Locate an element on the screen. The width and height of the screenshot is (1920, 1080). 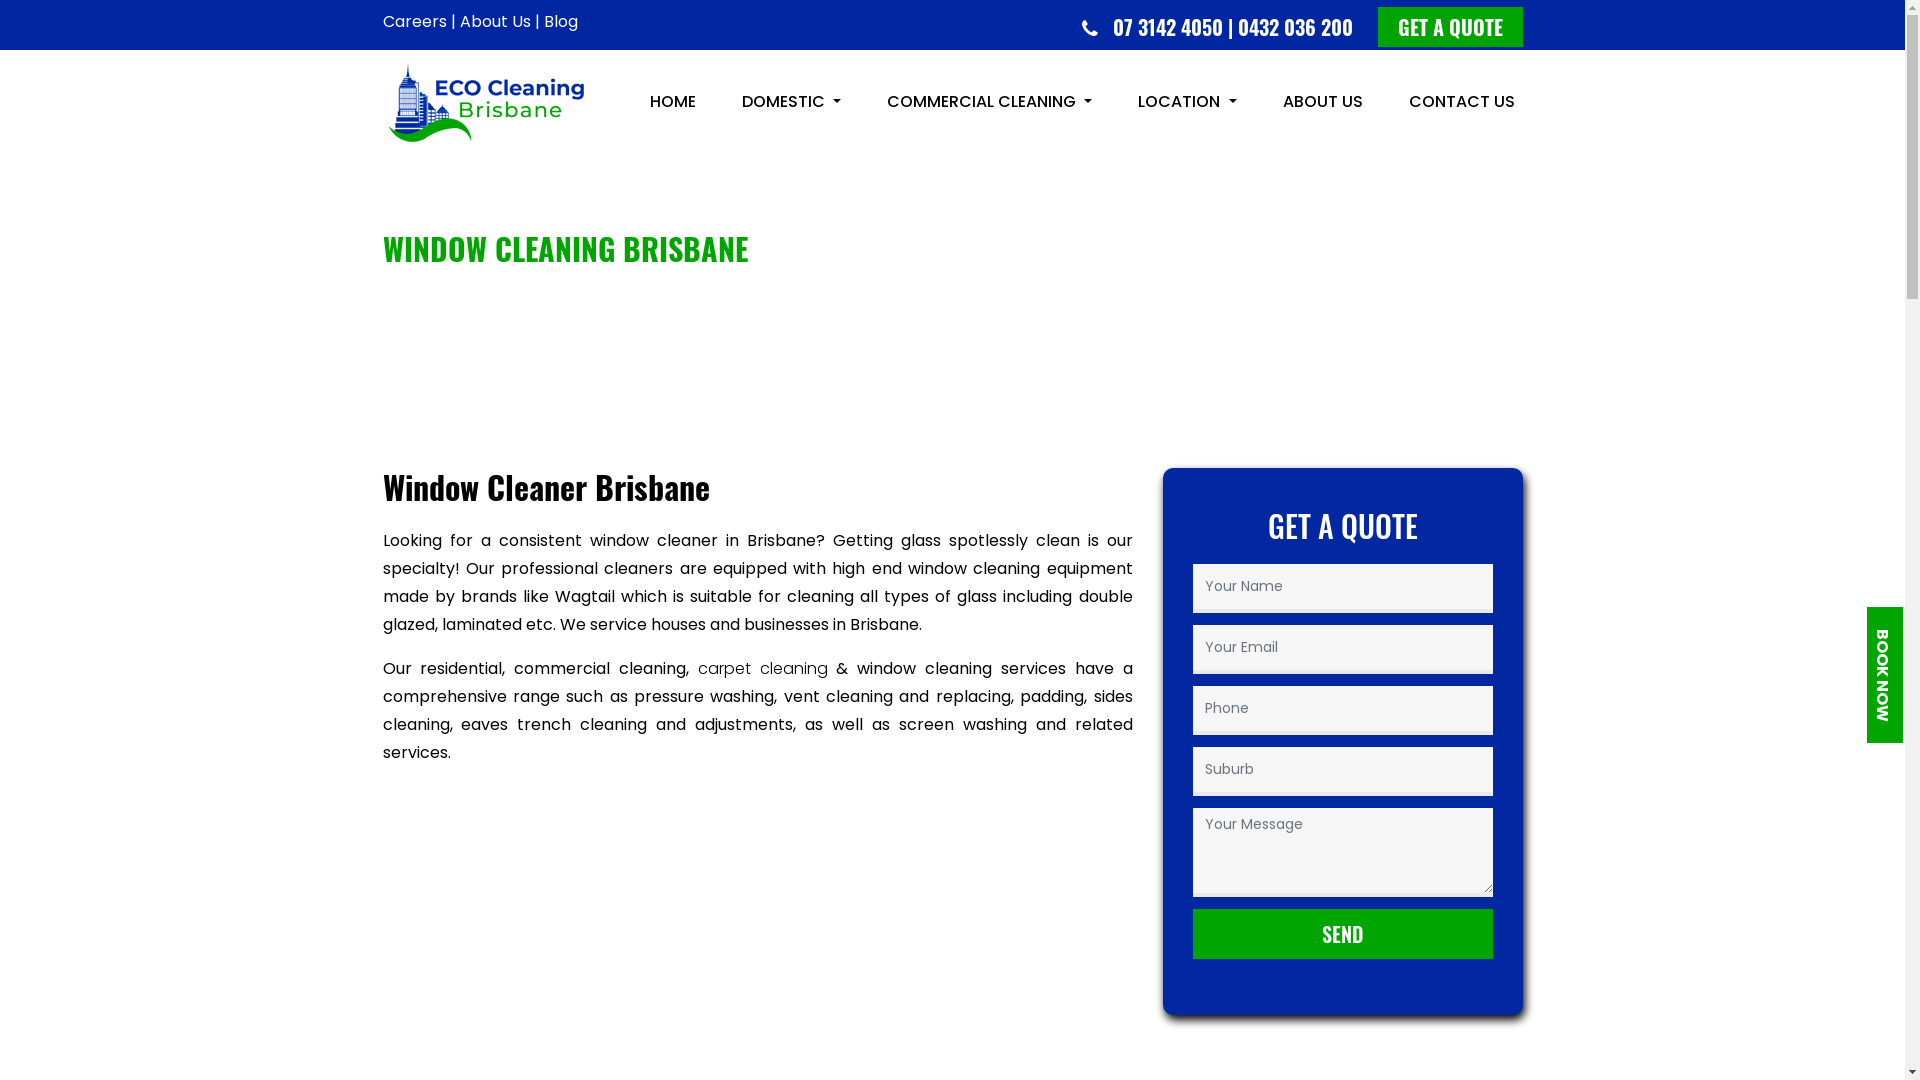
'Careers |' is located at coordinates (417, 21).